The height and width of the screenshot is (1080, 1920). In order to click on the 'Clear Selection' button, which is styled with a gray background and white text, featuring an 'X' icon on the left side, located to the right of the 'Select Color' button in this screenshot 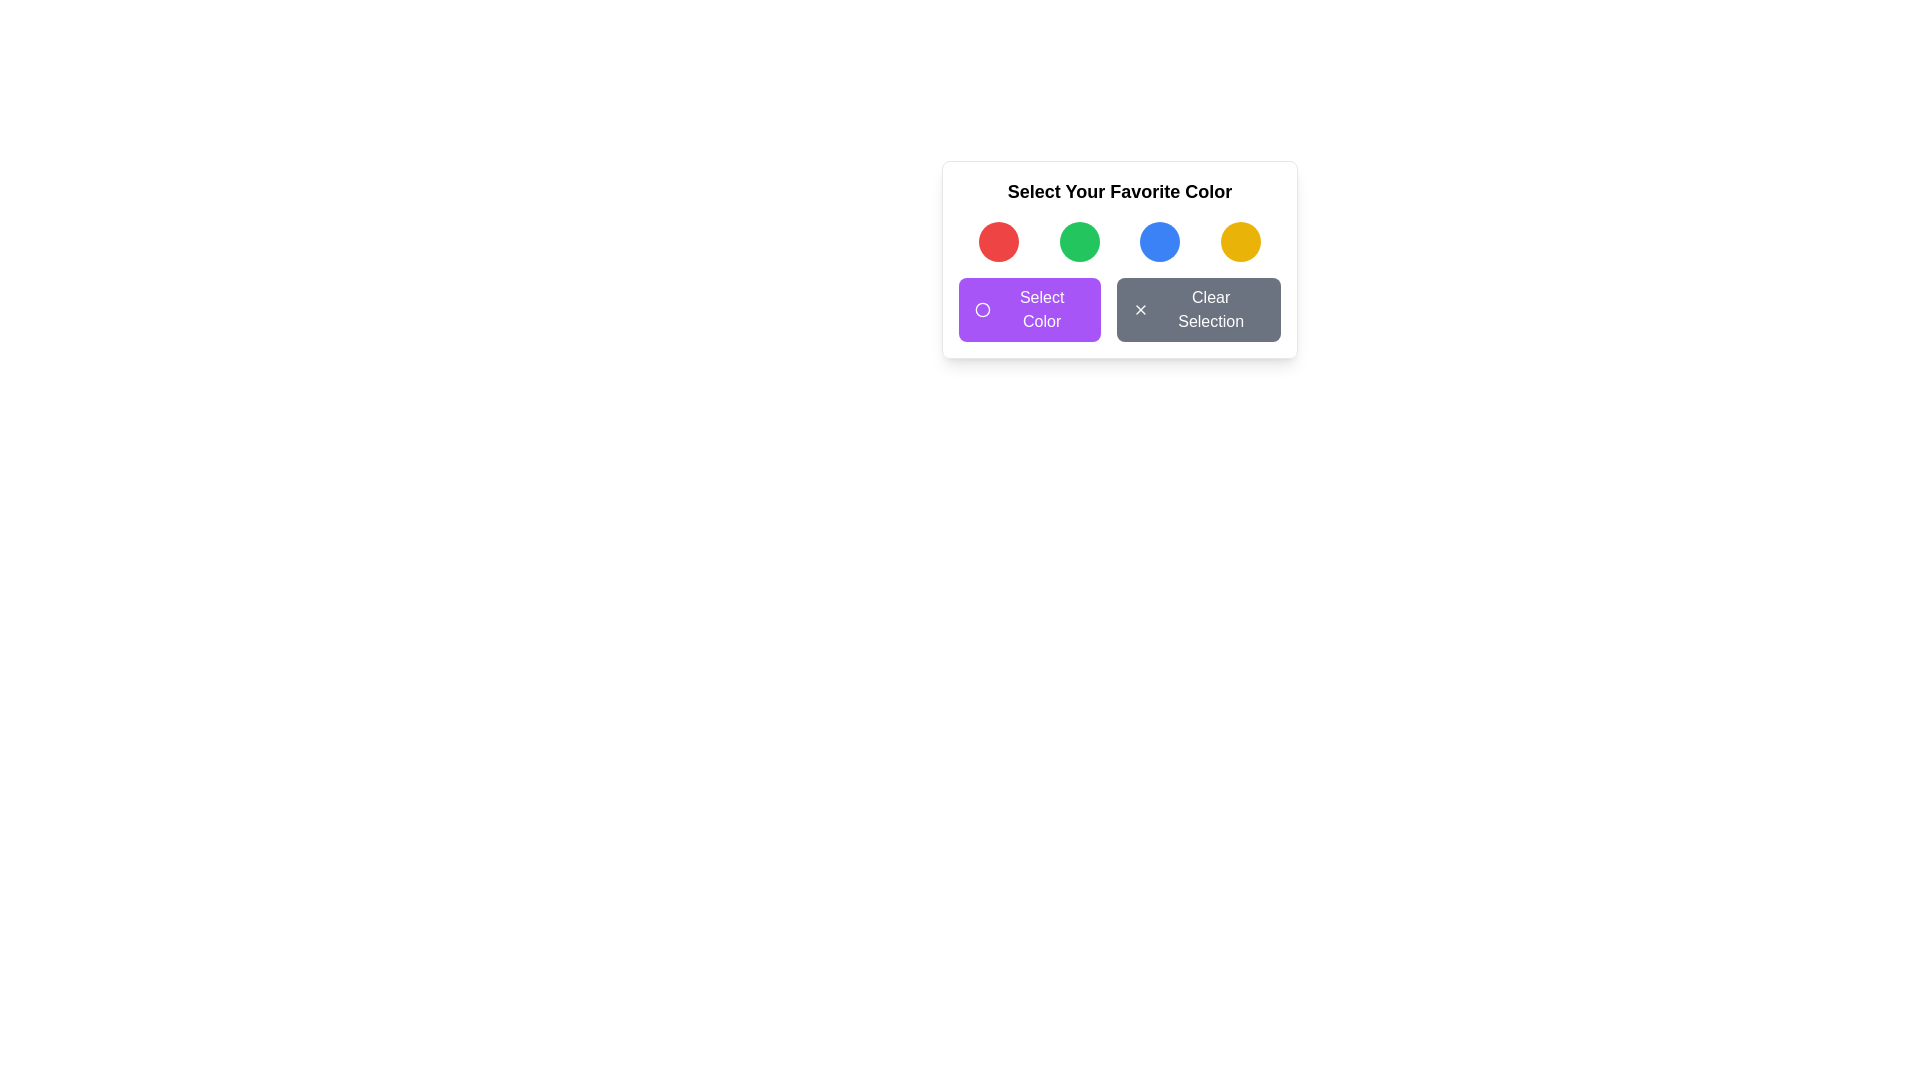, I will do `click(1199, 309)`.